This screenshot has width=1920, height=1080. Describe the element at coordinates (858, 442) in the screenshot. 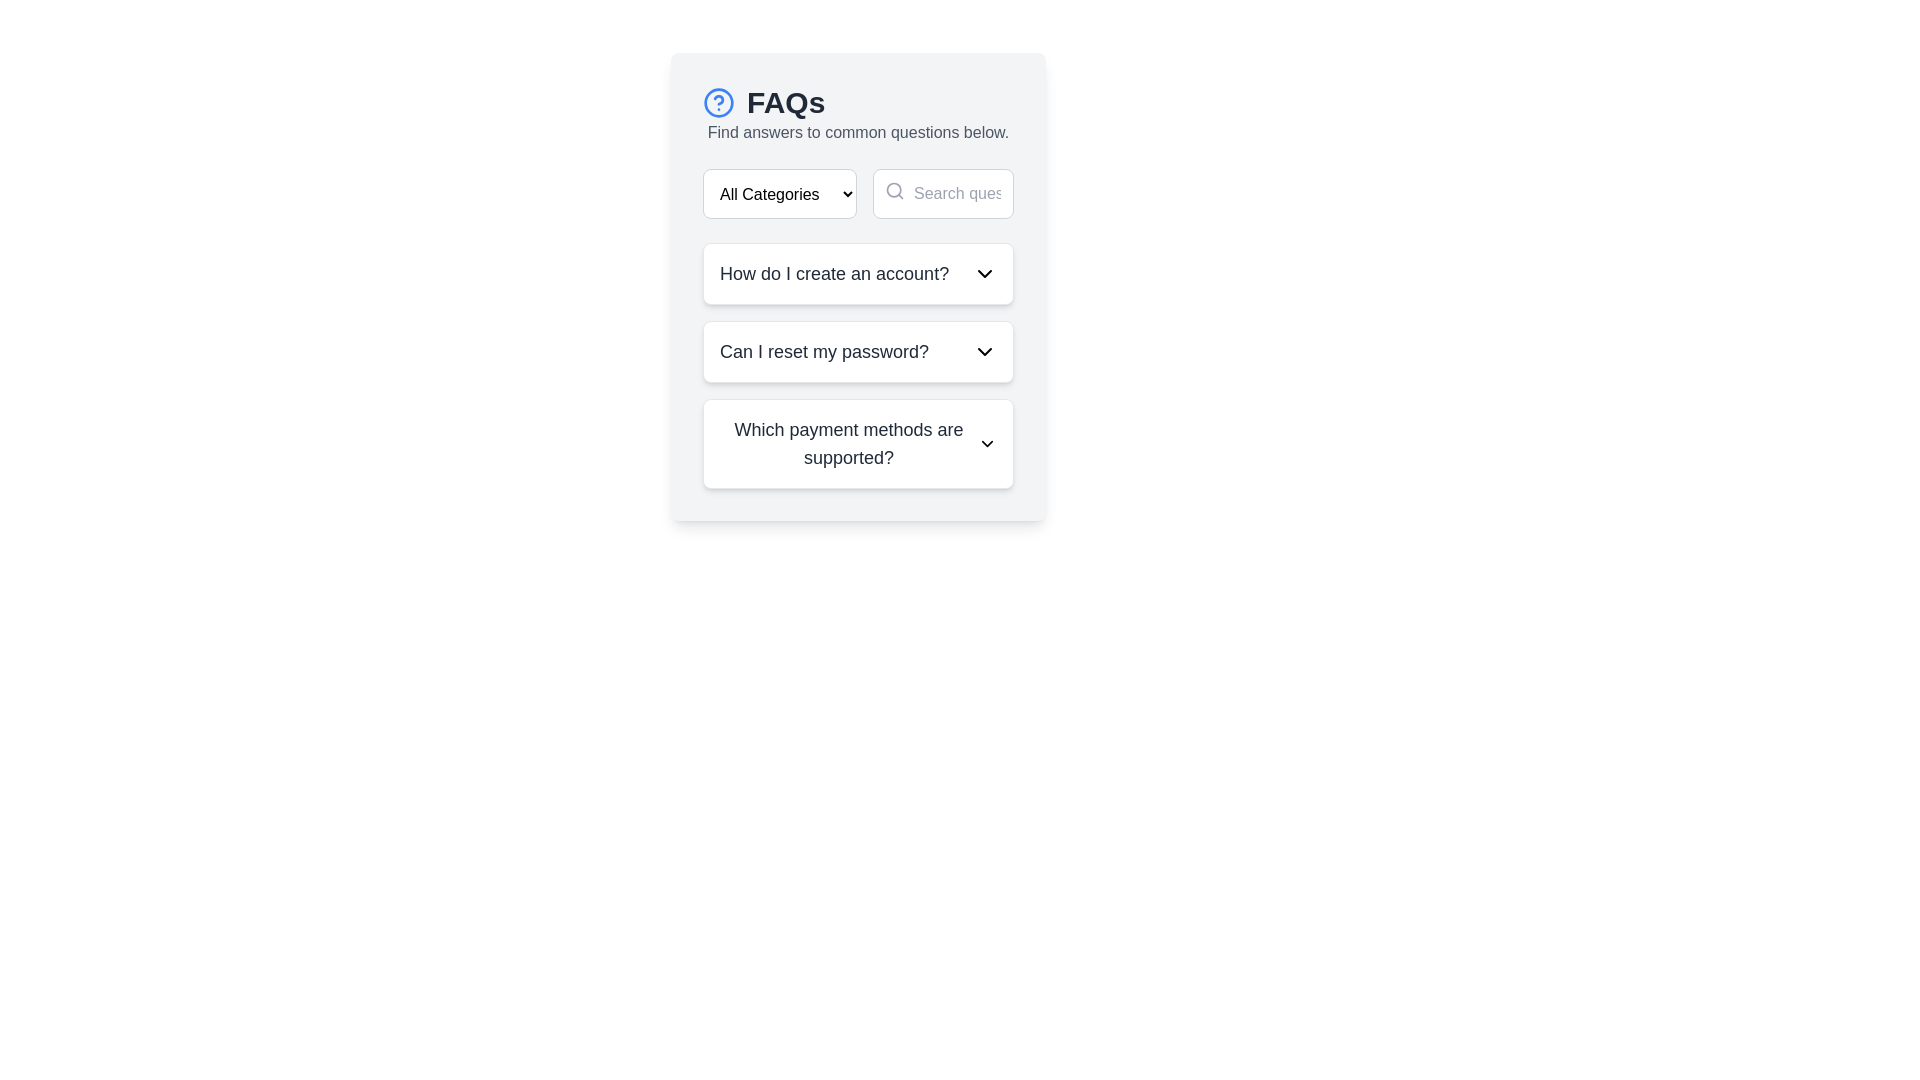

I see `the interactive text with an icon (collapsible header) located in the third item of the FAQ section` at that location.